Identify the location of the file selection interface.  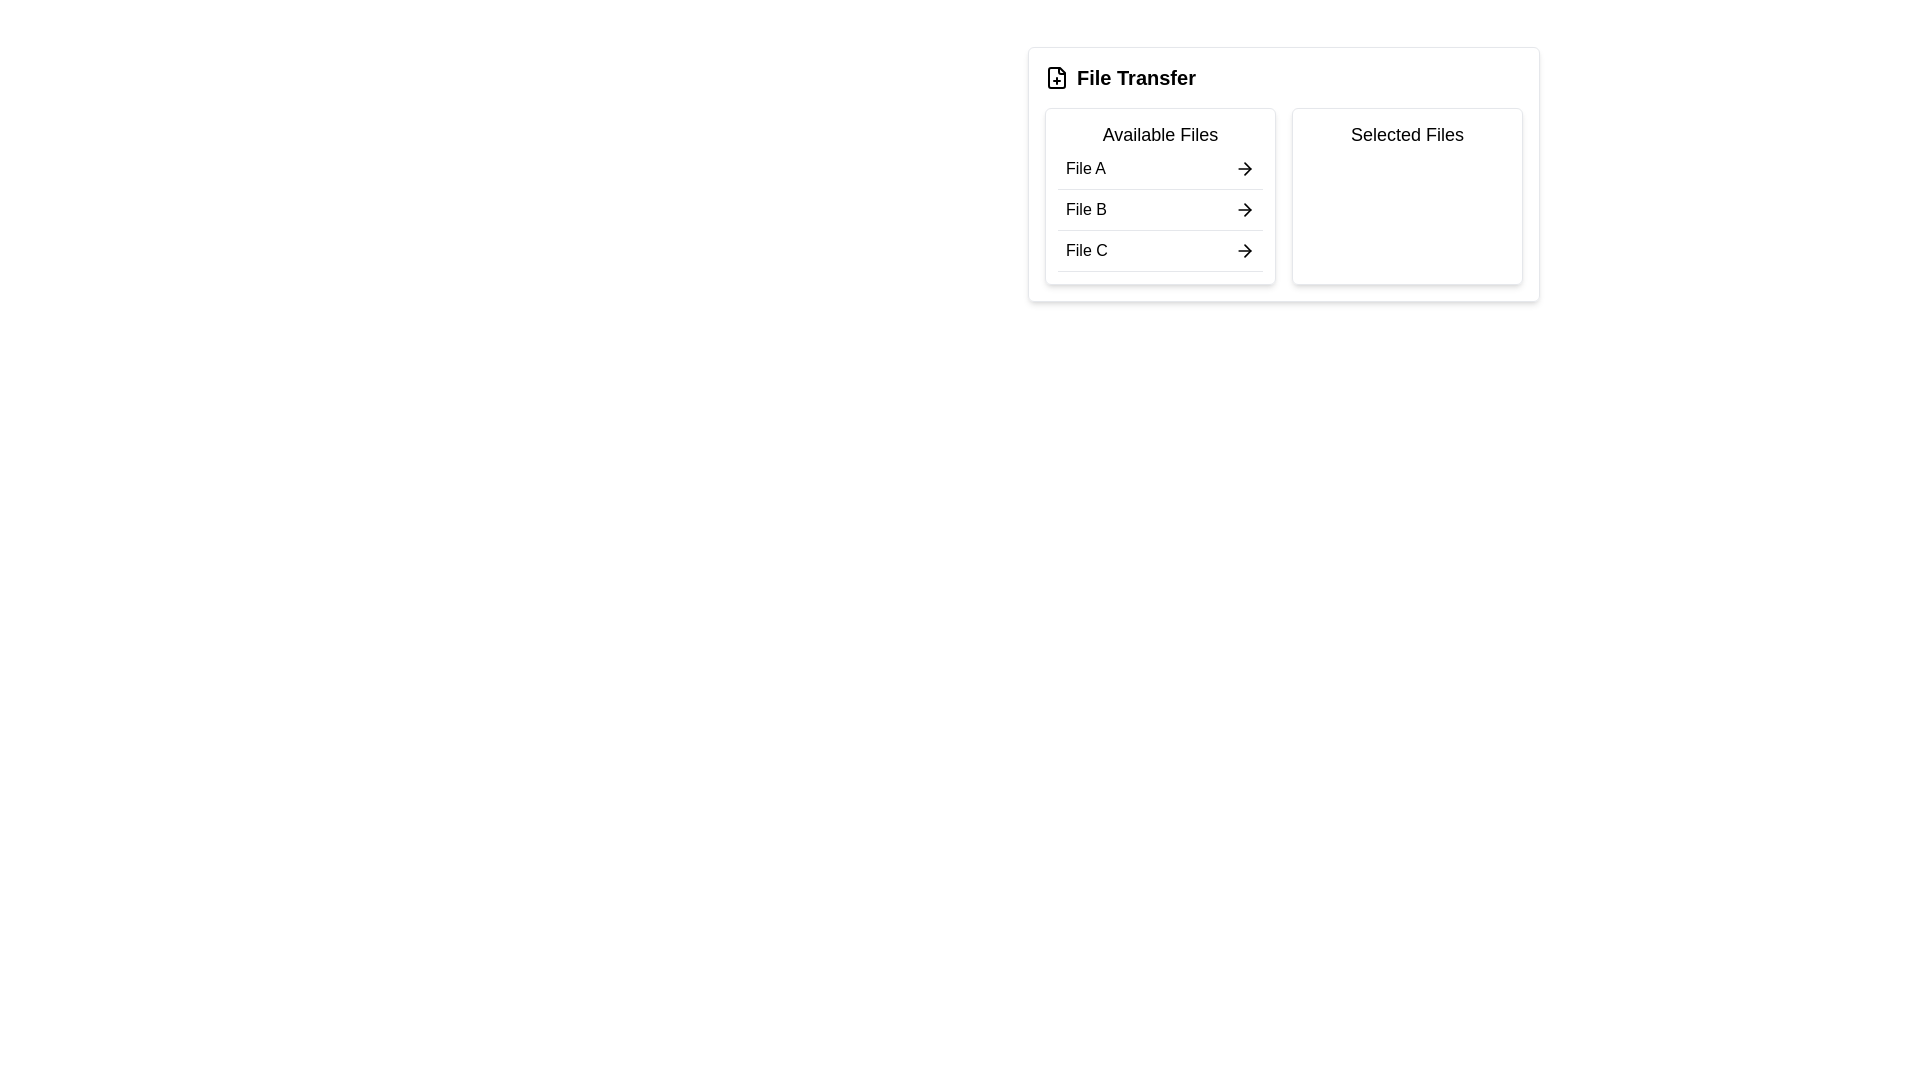
(1283, 173).